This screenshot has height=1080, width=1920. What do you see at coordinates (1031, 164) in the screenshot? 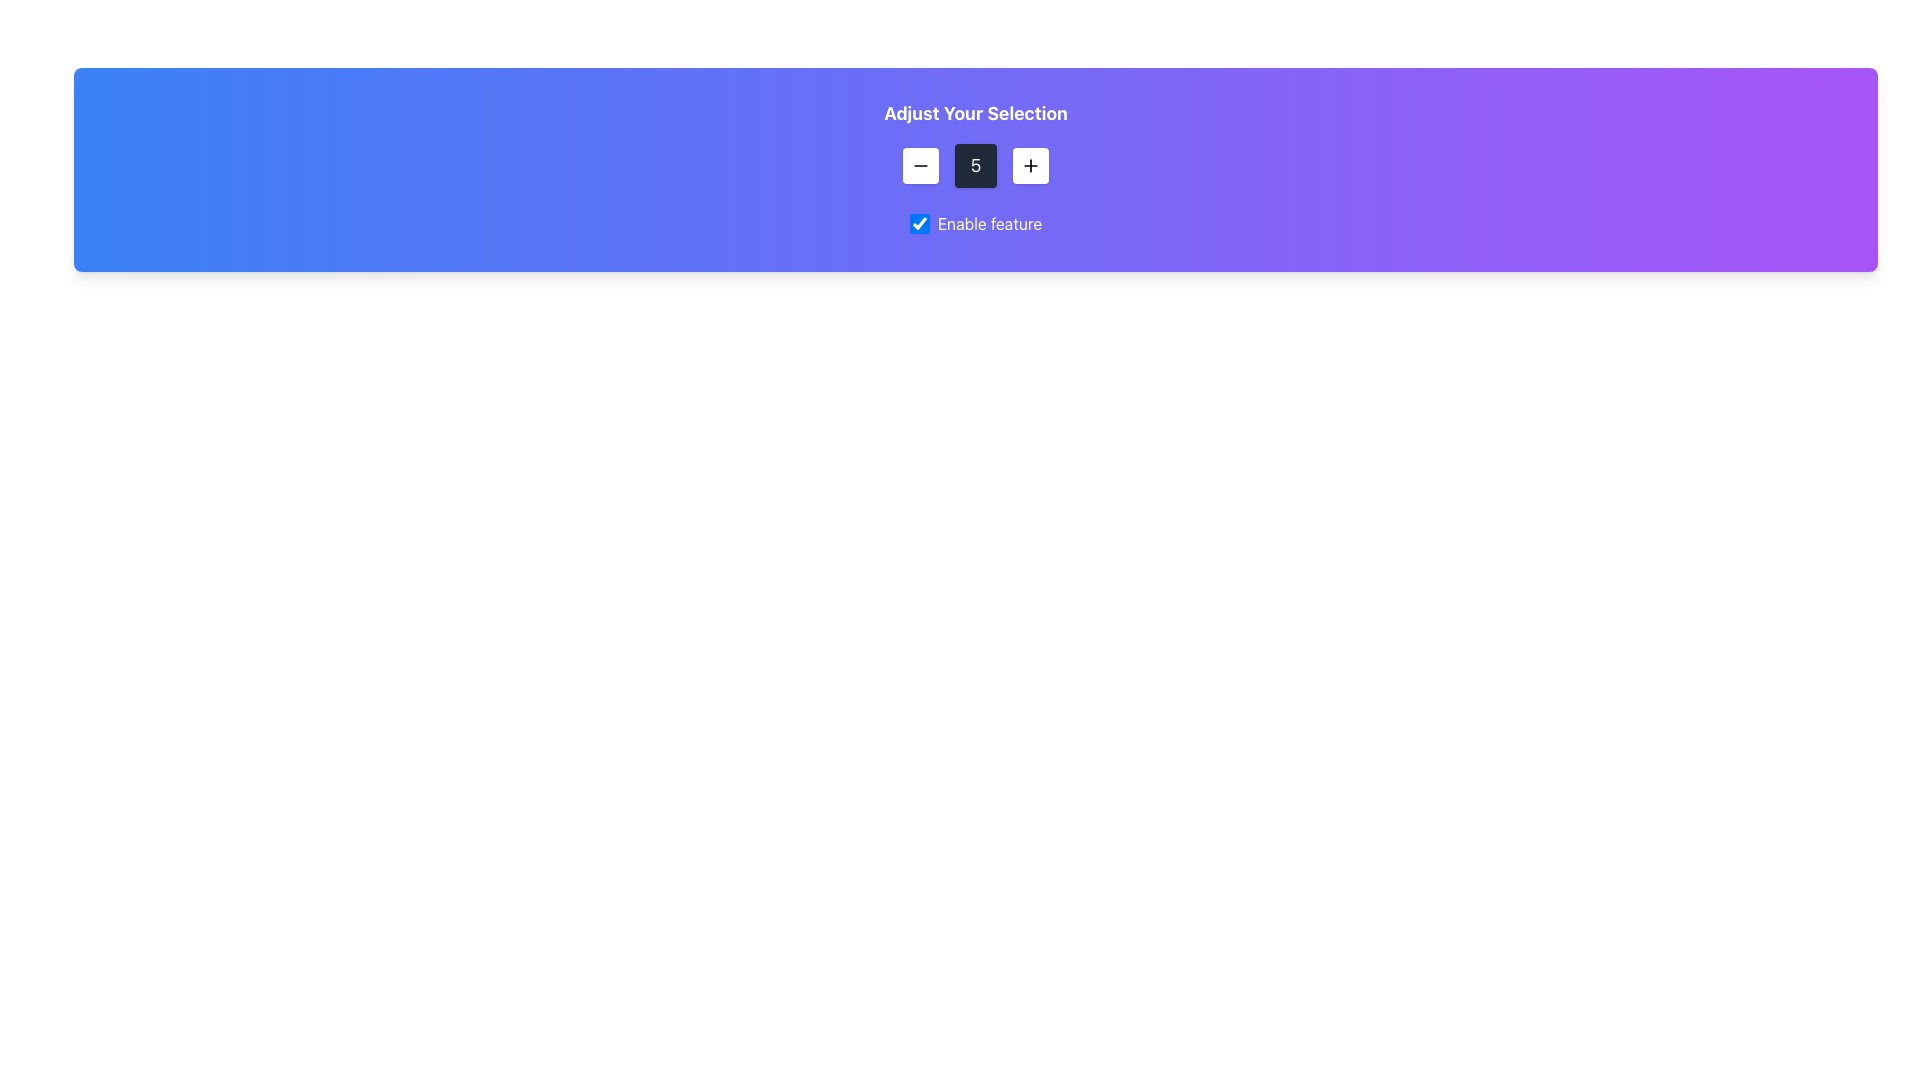
I see `the rightmost button in a horizontal arrangement of three elements, which is located immediately to the right of a dark-colored button displaying the number '5'` at bounding box center [1031, 164].